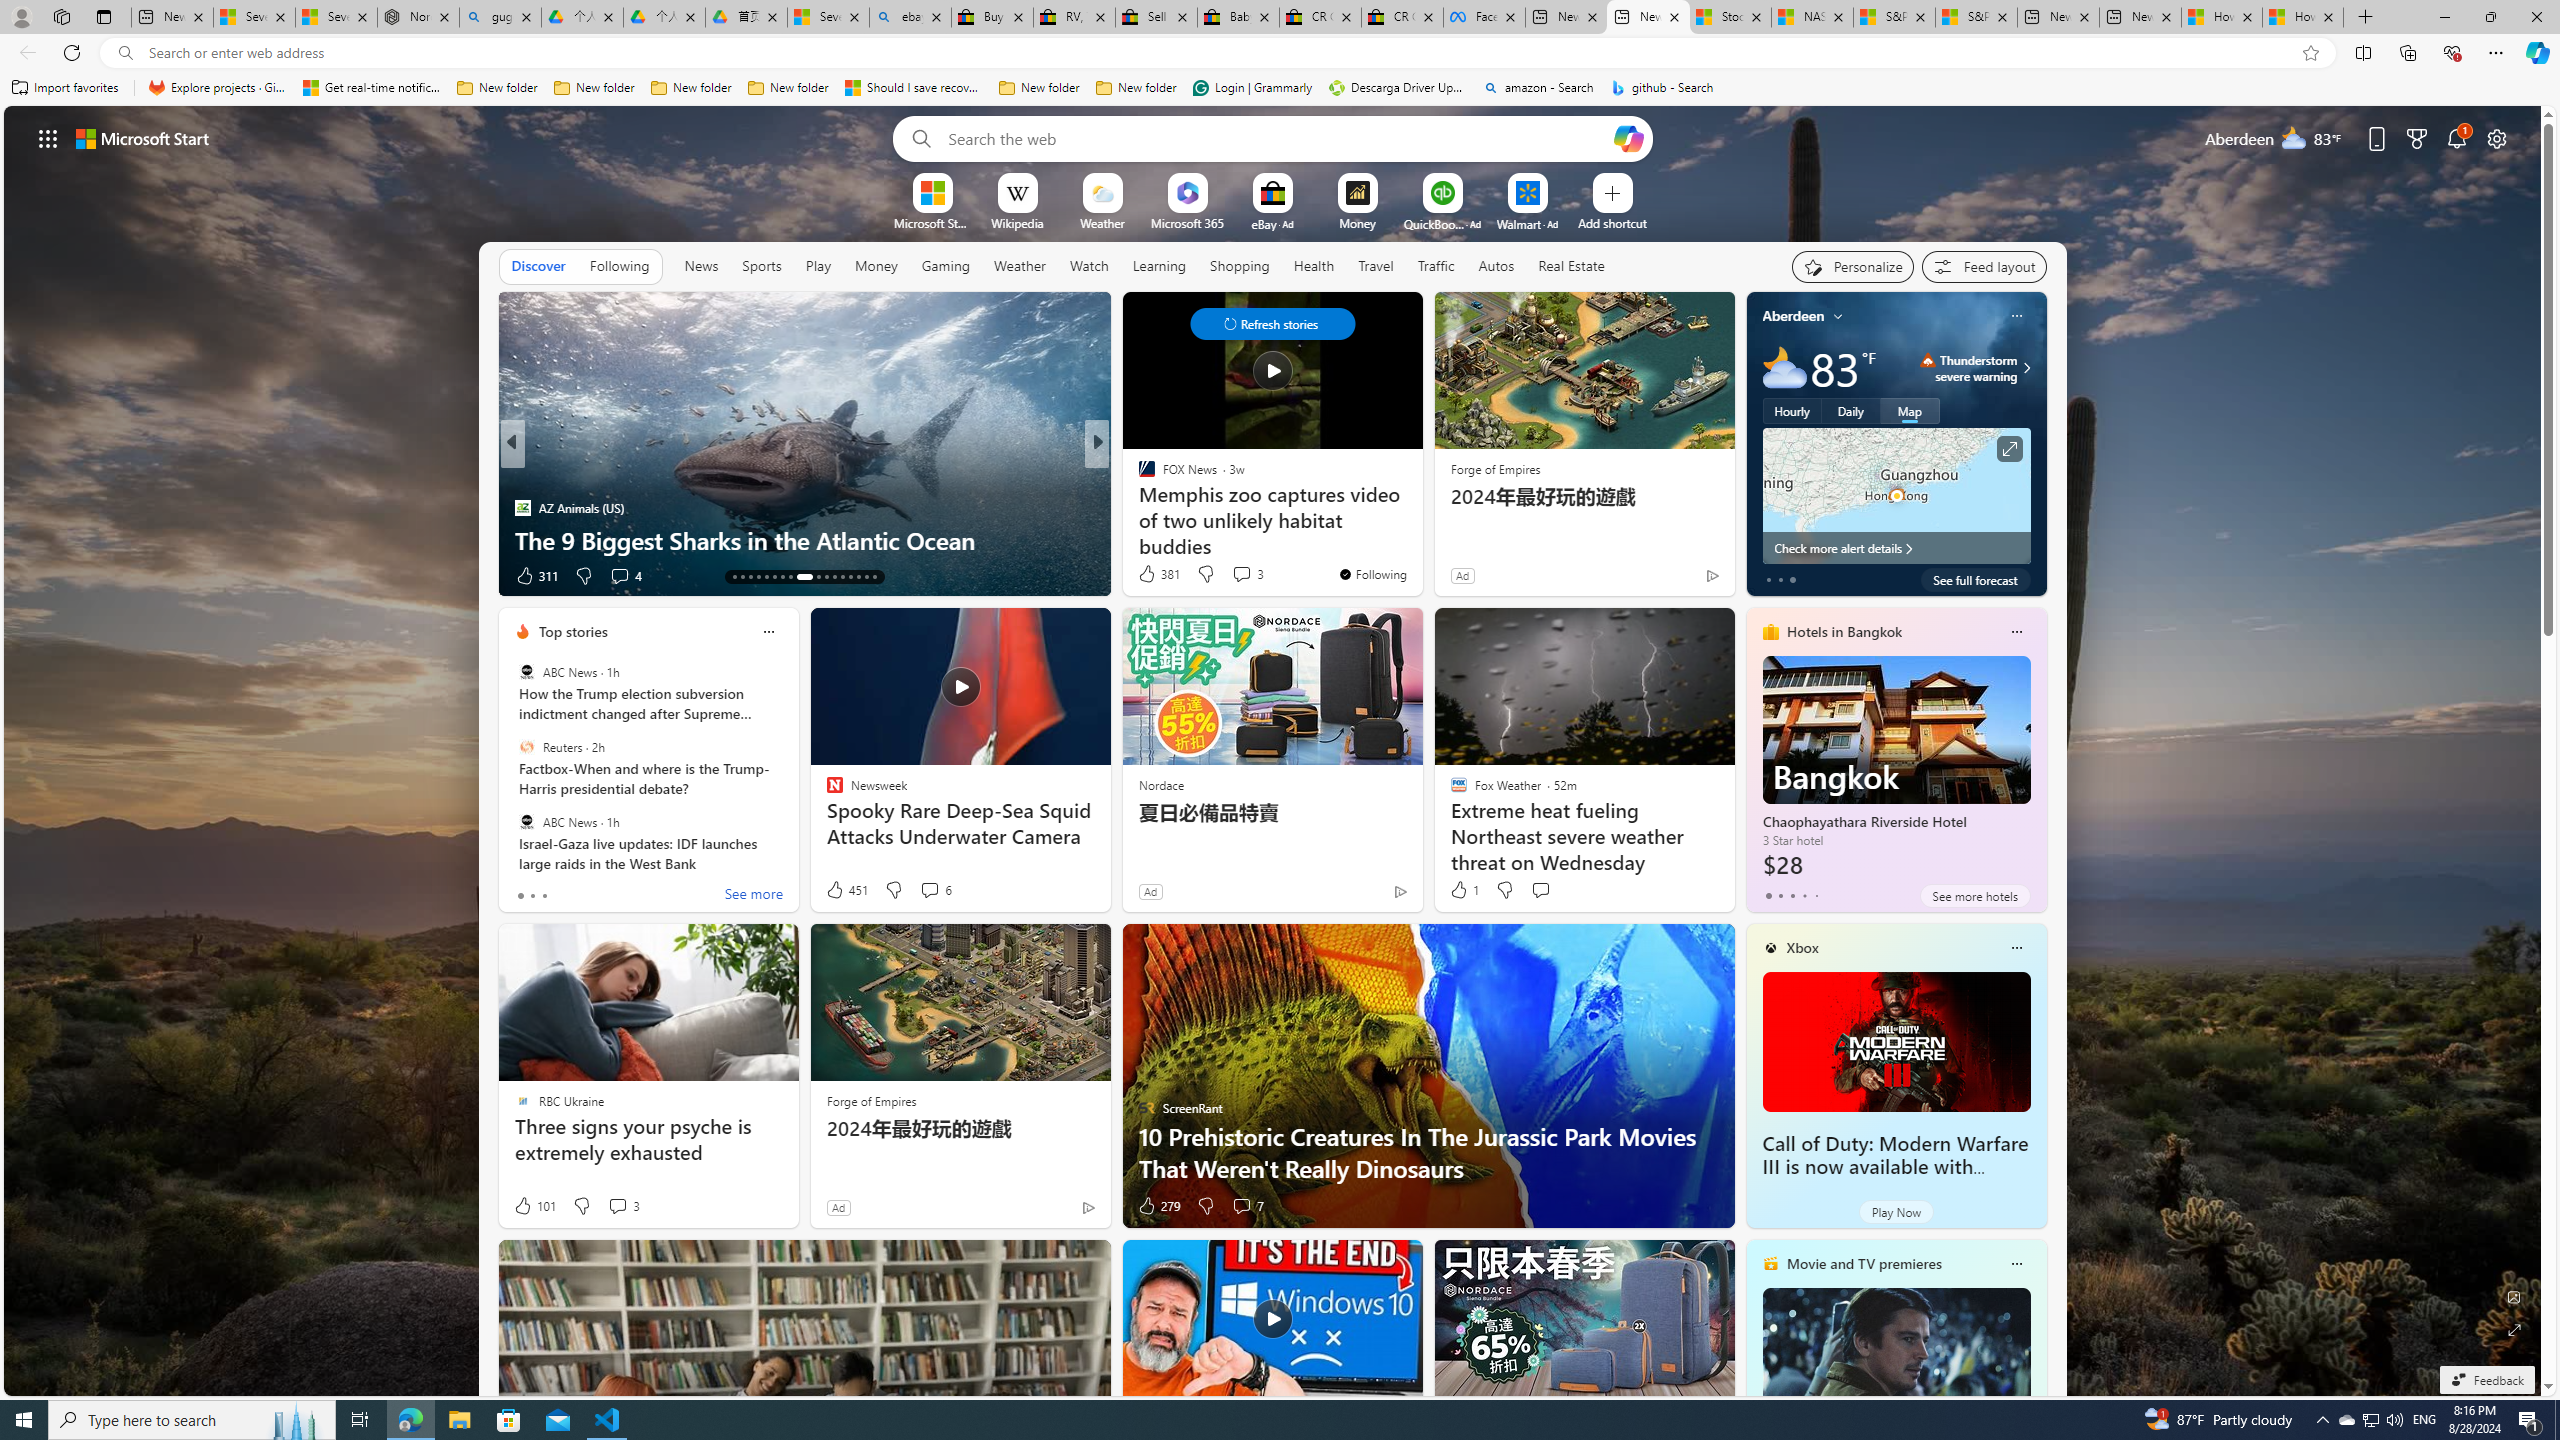  Describe the element at coordinates (1852, 267) in the screenshot. I see `'Personalize your feed"'` at that location.